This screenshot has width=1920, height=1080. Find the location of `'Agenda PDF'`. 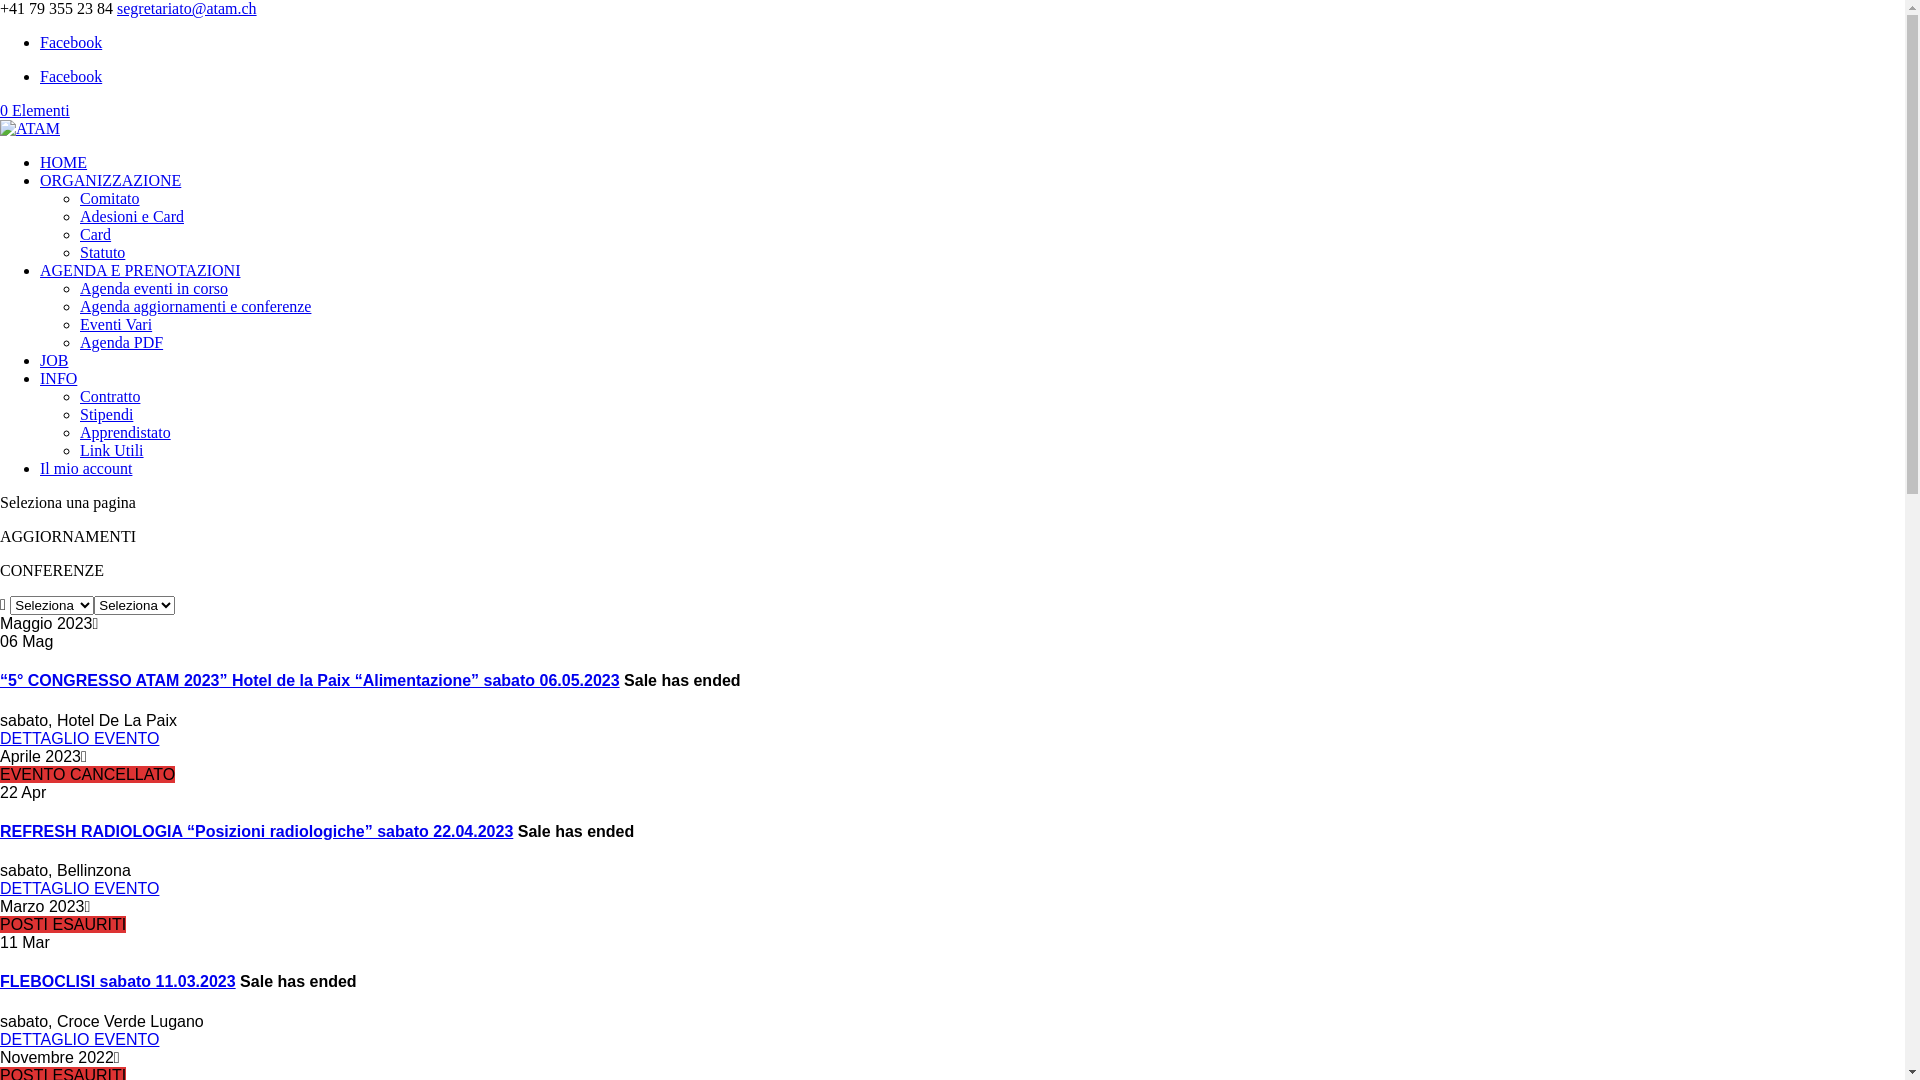

'Agenda PDF' is located at coordinates (120, 341).